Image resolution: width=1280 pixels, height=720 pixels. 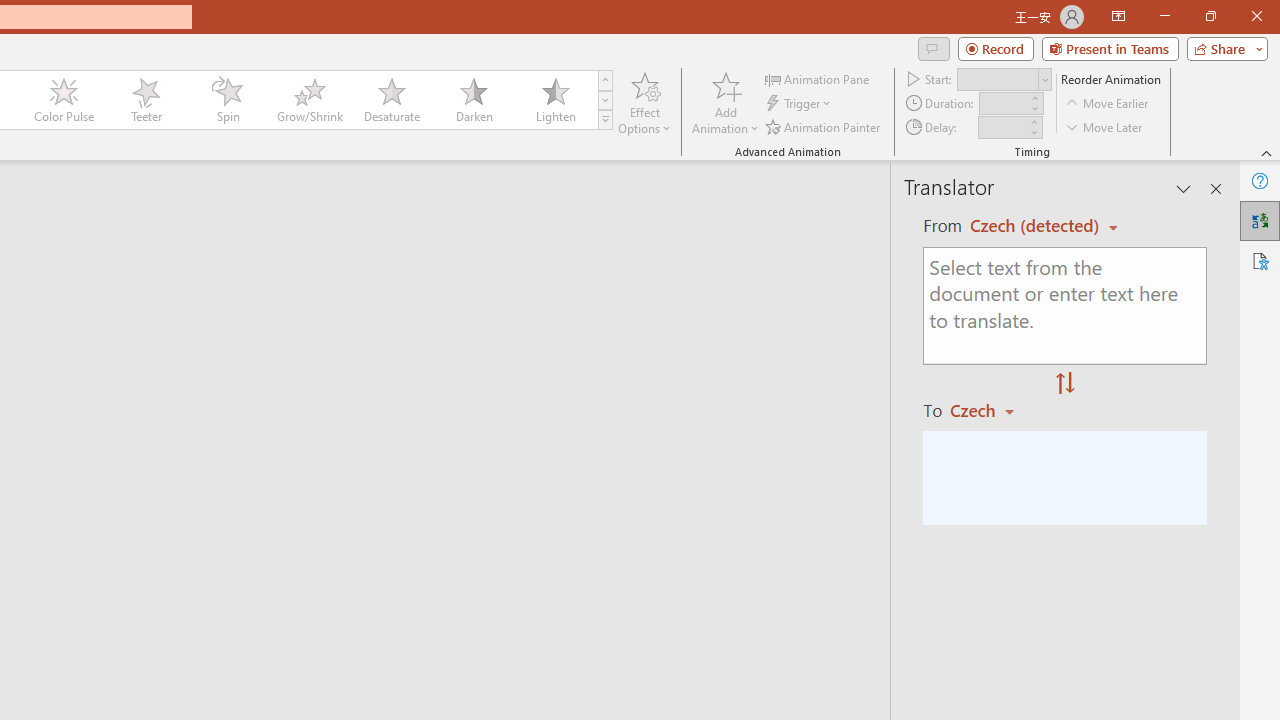 What do you see at coordinates (645, 103) in the screenshot?
I see `'Effect Options'` at bounding box center [645, 103].